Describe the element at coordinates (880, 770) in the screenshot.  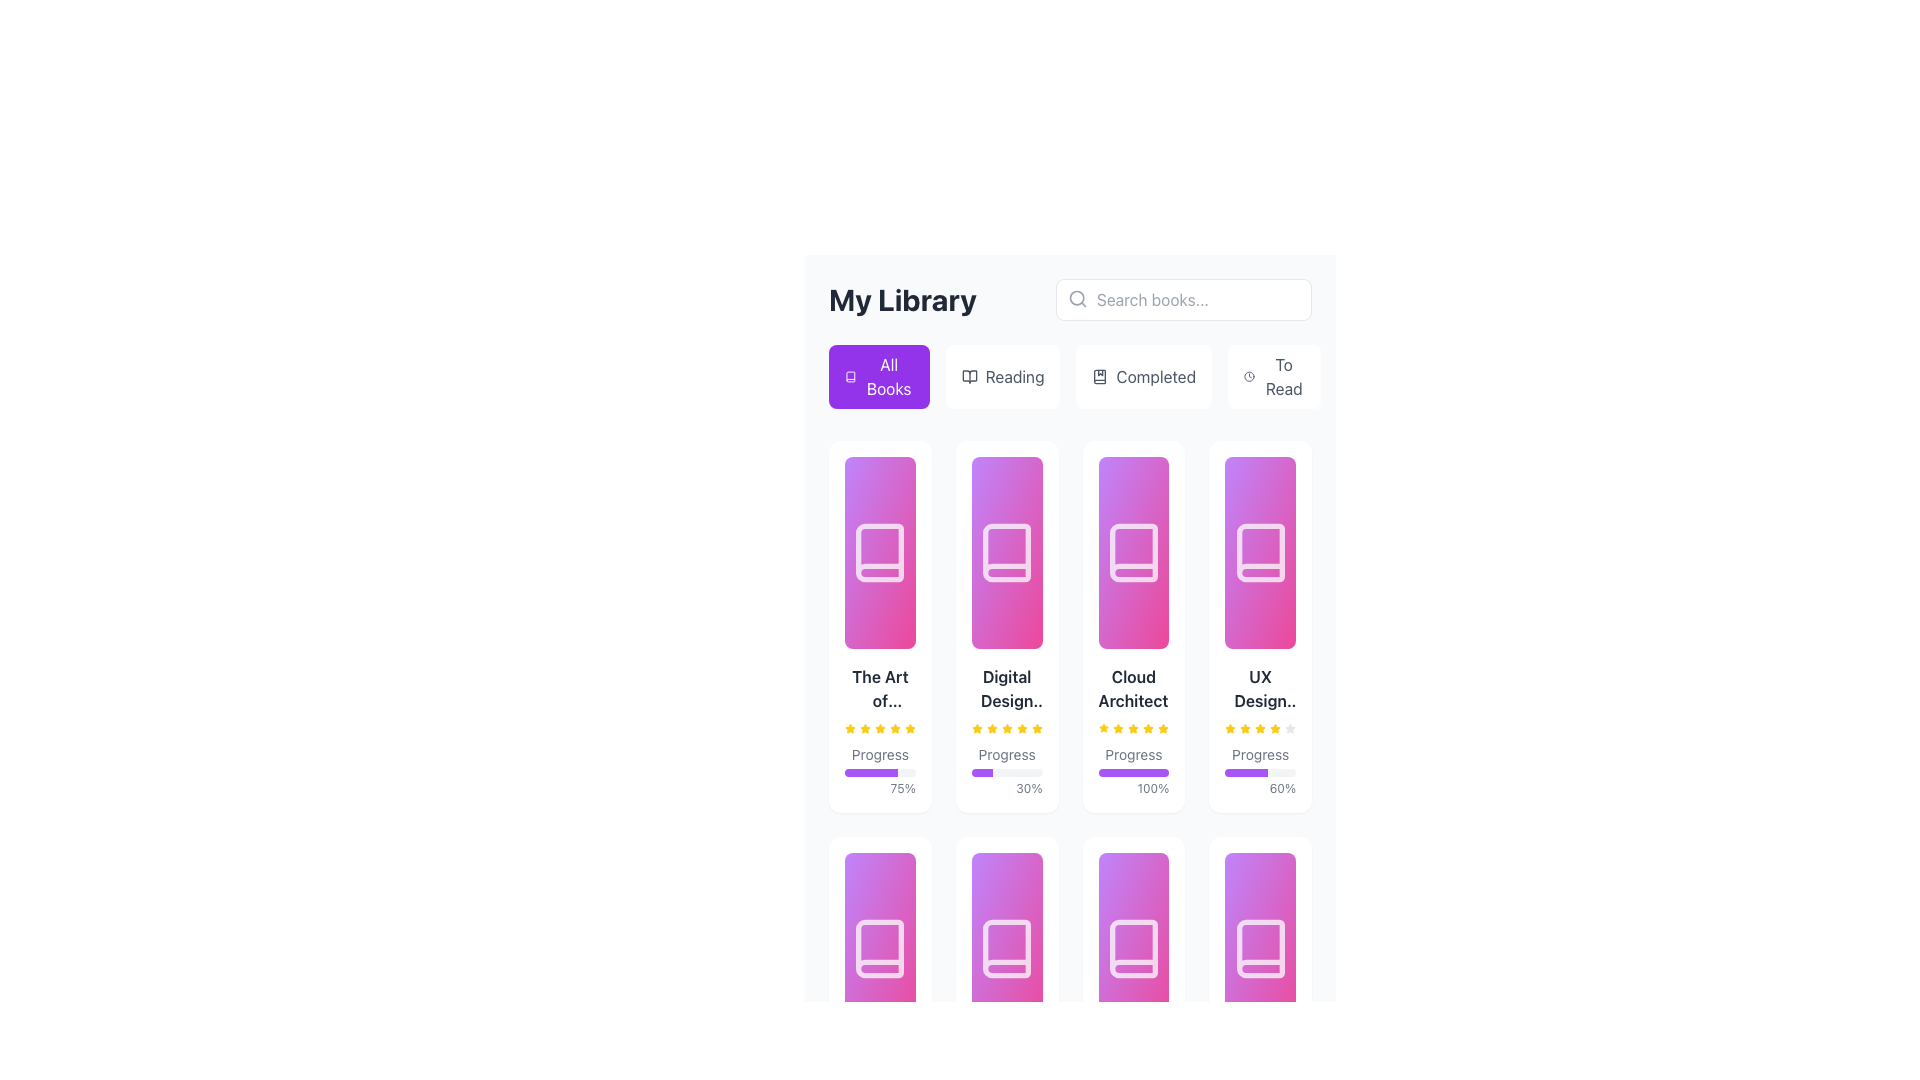
I see `the visual state of the Progress Indicator labeled 'Progress', which includes a purple-filled progress bar showing 75% and a numeric percentage displayed beneath it, located in the section of 'The Art of Programming' beneath the rating stars` at that location.